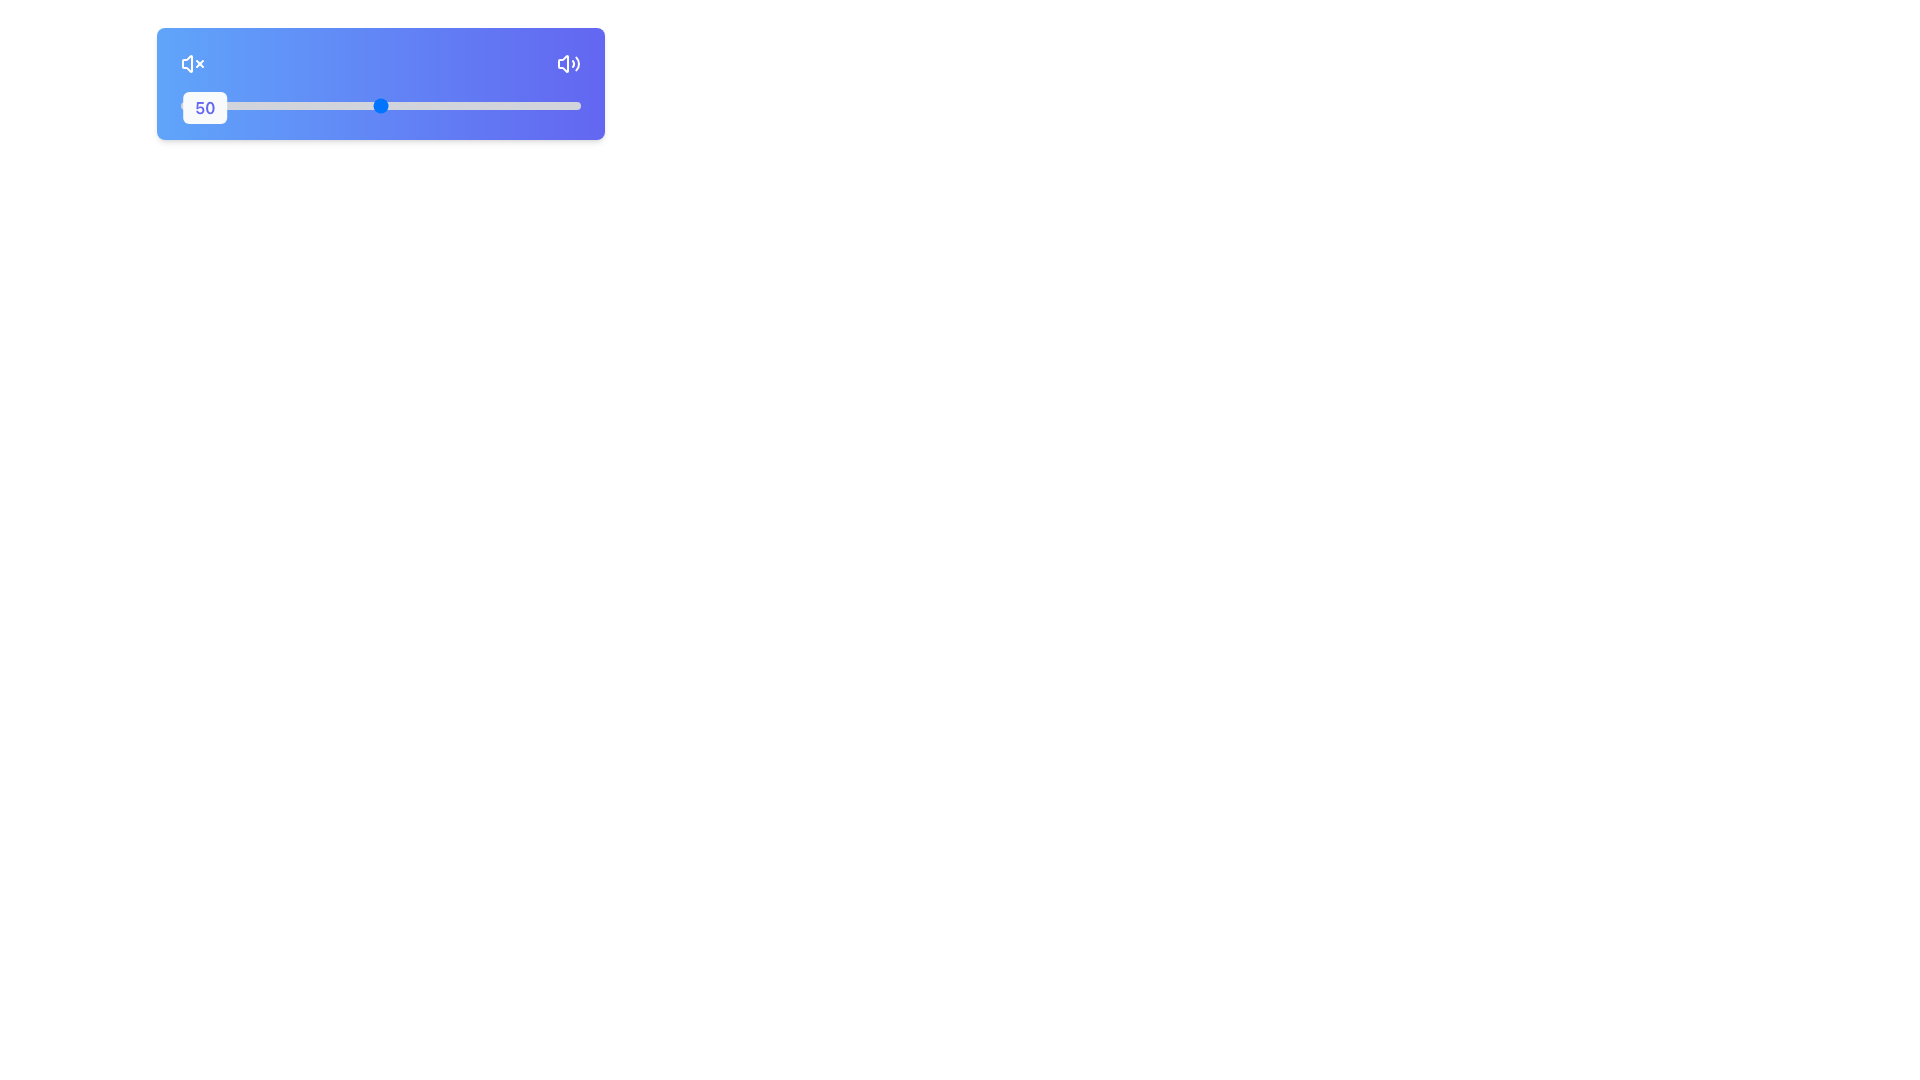 The width and height of the screenshot is (1920, 1080). What do you see at coordinates (393, 105) in the screenshot?
I see `the slider` at bounding box center [393, 105].